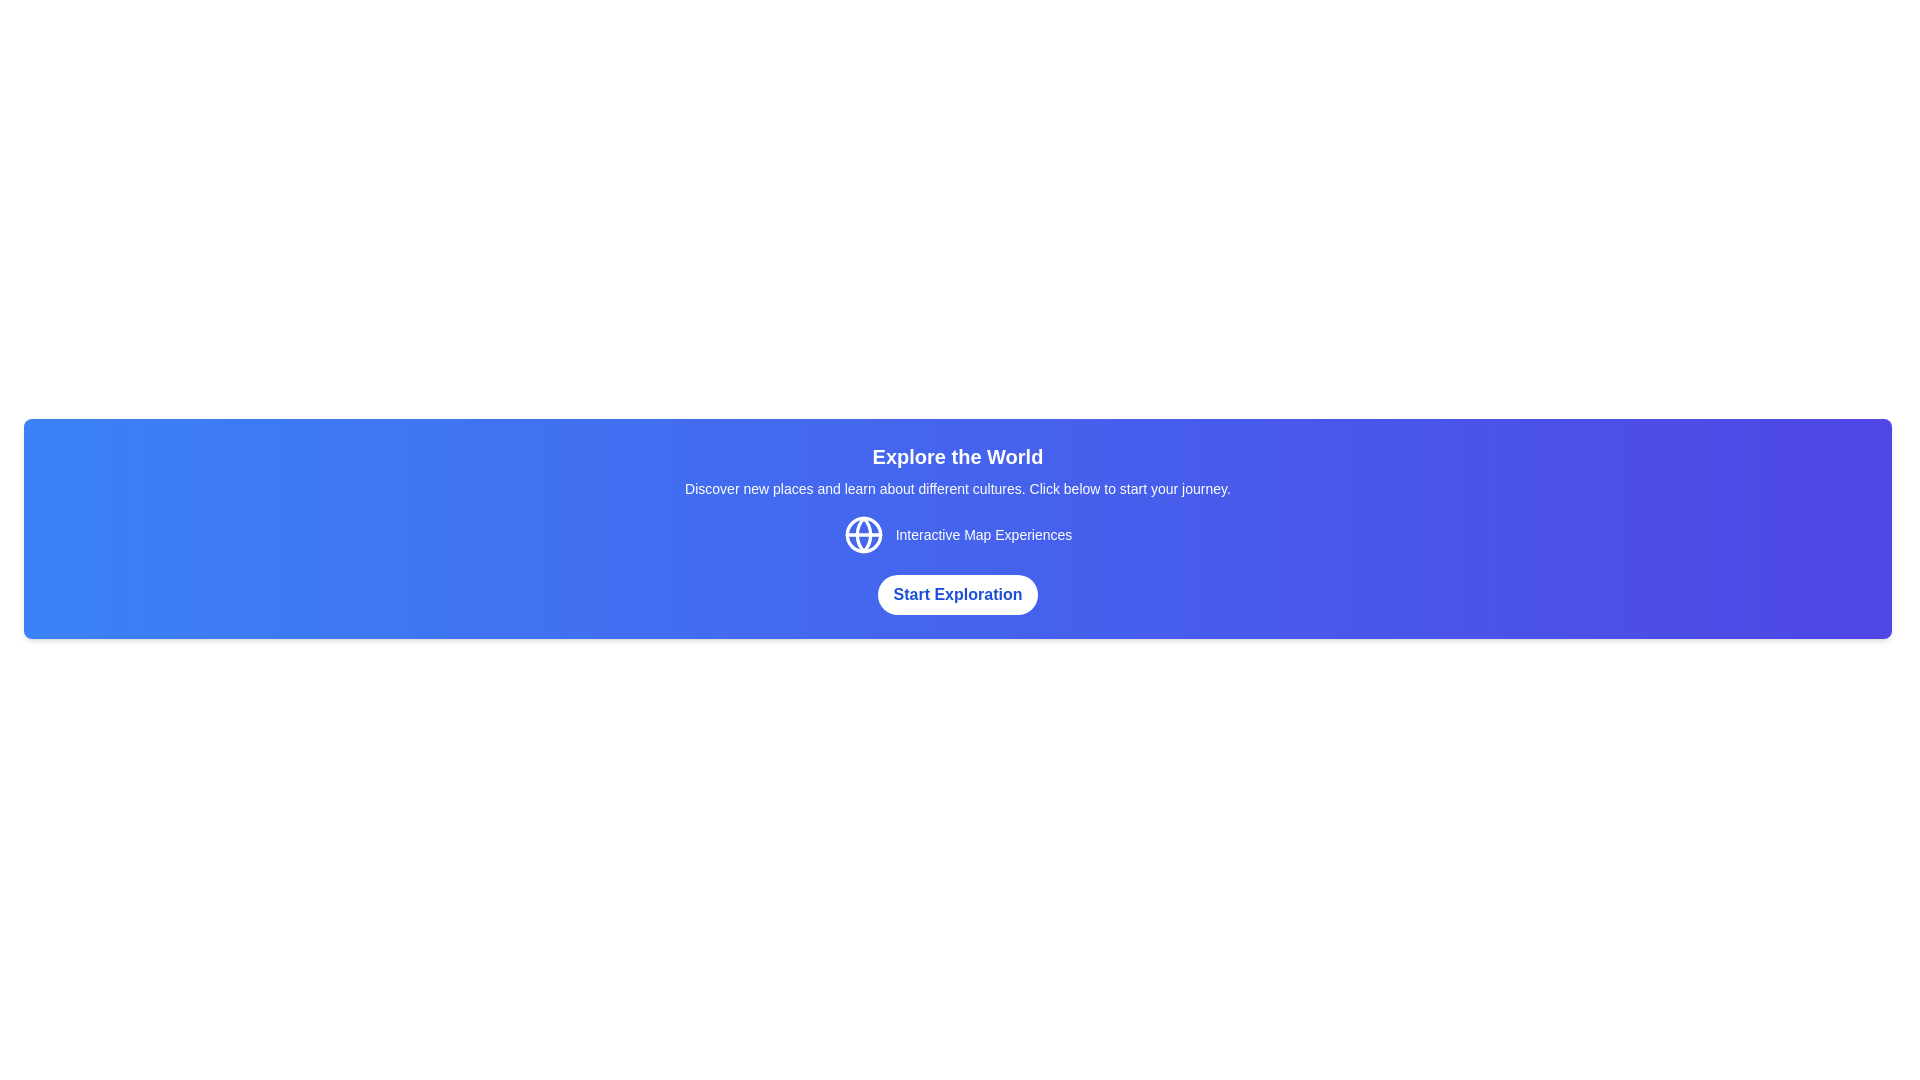  What do you see at coordinates (957, 489) in the screenshot?
I see `the Text Display that provides introductory context about exploring new places and cultures, located below the title 'Explore the World'` at bounding box center [957, 489].